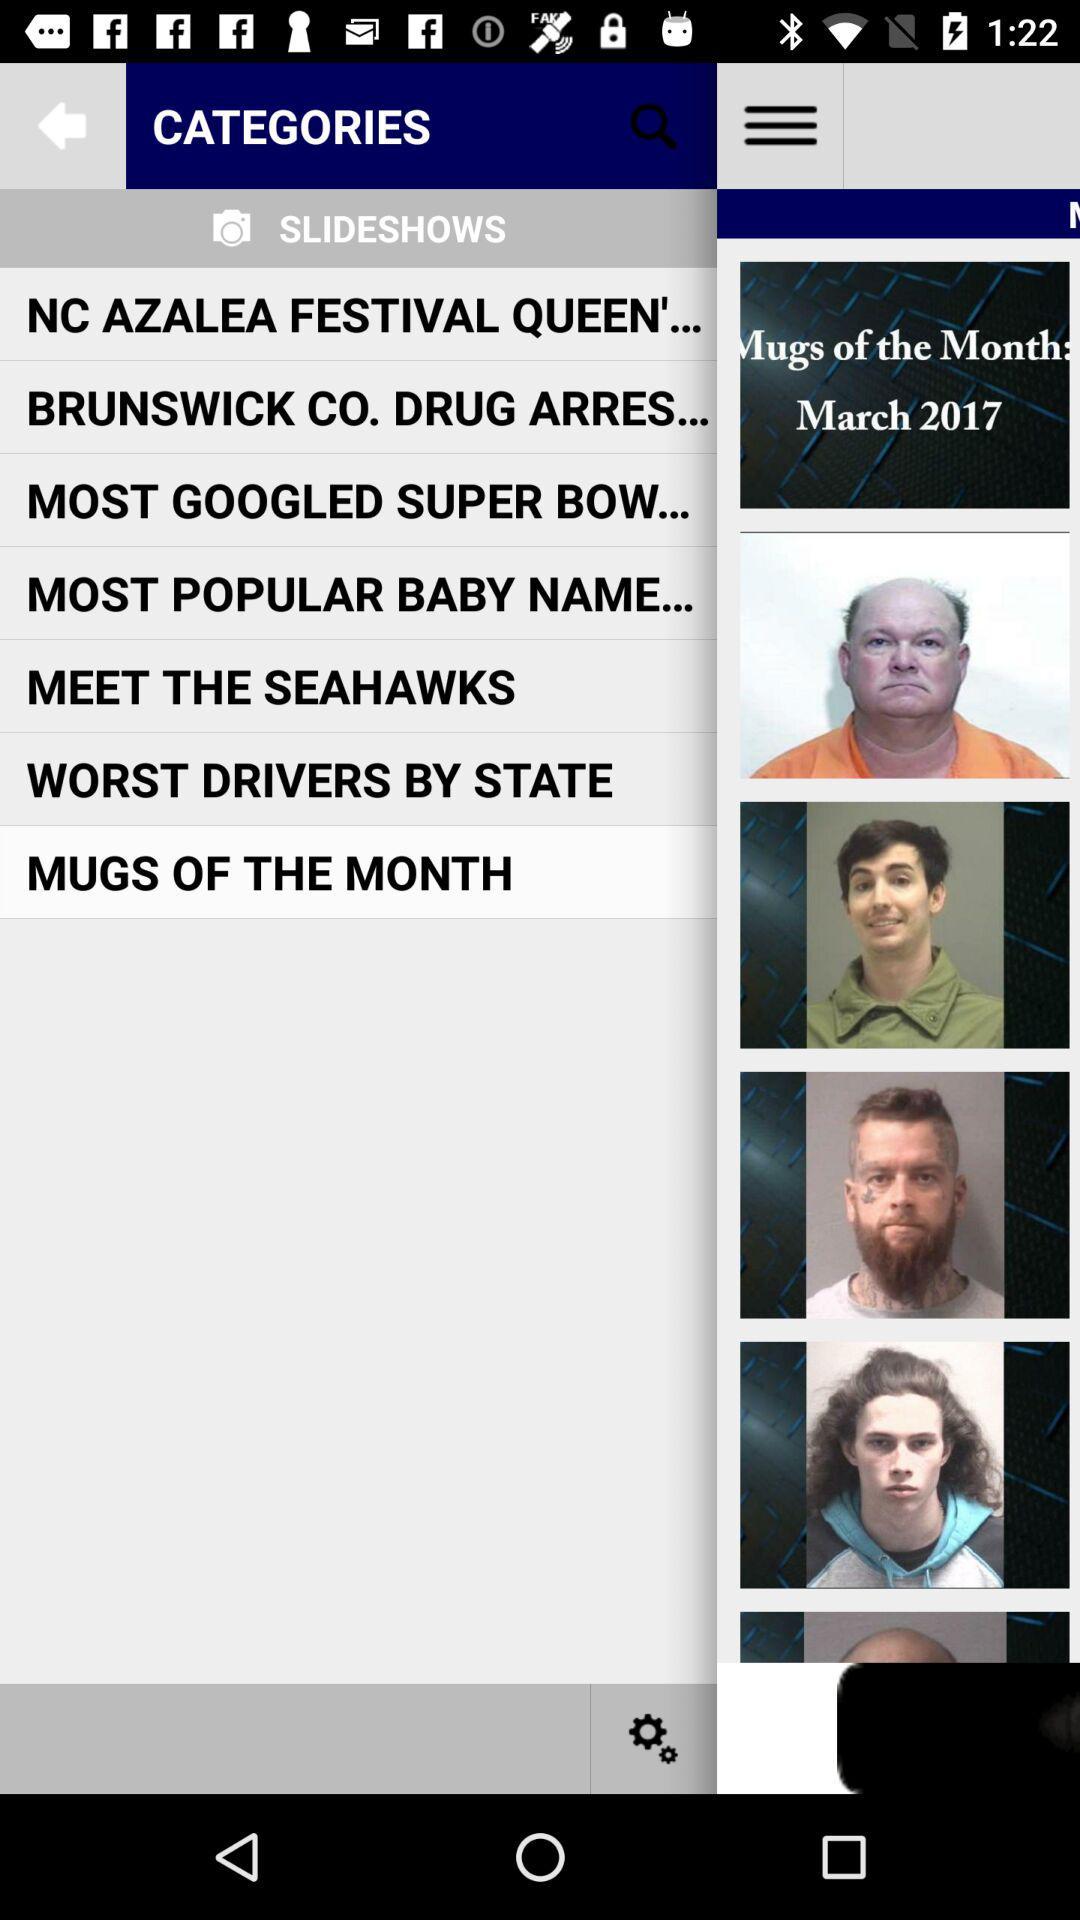 The image size is (1080, 1920). Describe the element at coordinates (778, 124) in the screenshot. I see `the menu icon` at that location.